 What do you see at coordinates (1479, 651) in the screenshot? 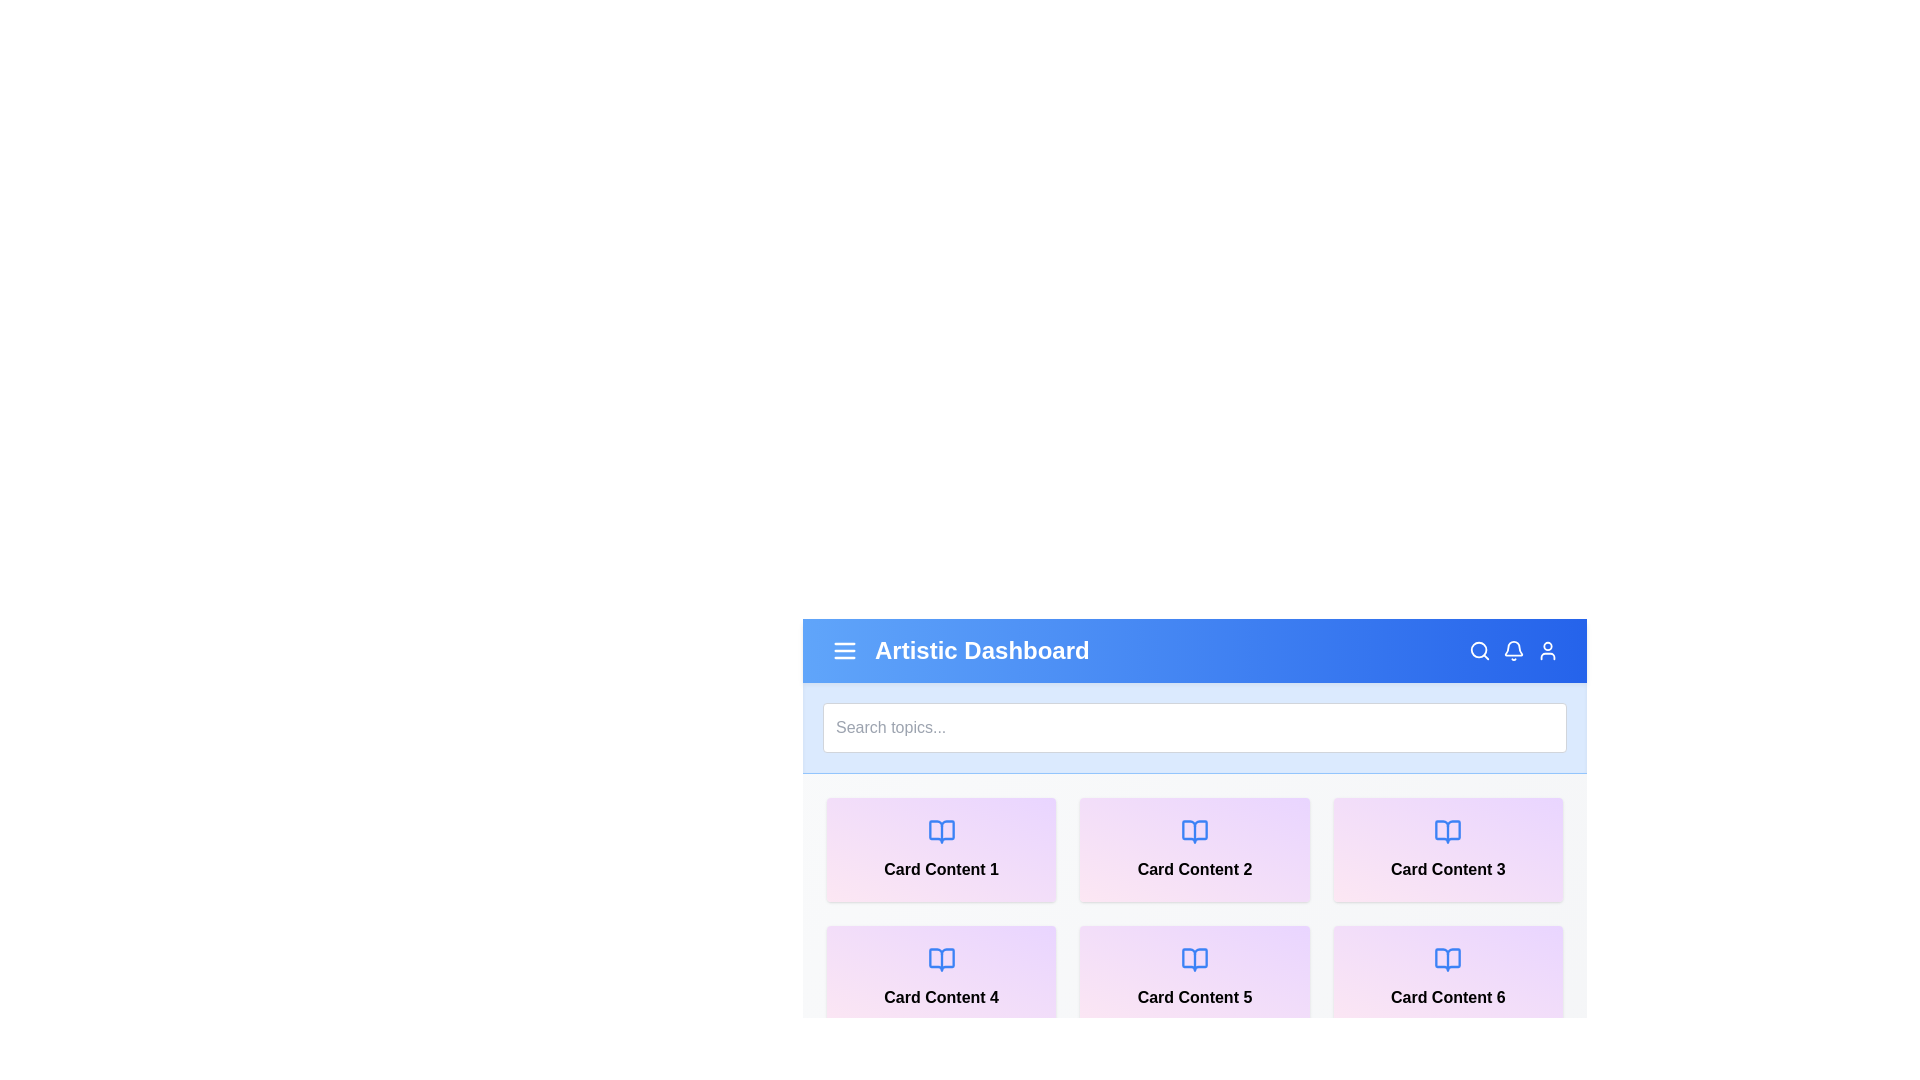
I see `the navigation bar elements: search_icon` at bounding box center [1479, 651].